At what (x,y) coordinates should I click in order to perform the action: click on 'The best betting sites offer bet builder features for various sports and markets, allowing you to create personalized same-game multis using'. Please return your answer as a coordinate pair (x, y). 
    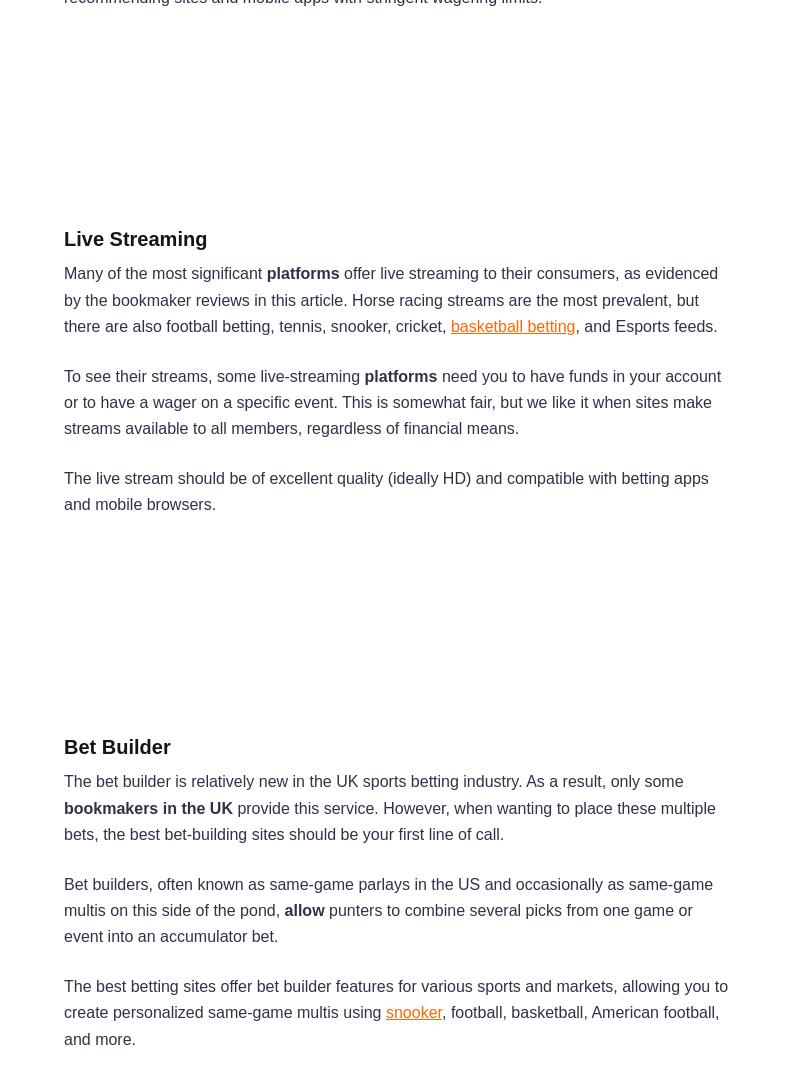
    Looking at the image, I should click on (63, 999).